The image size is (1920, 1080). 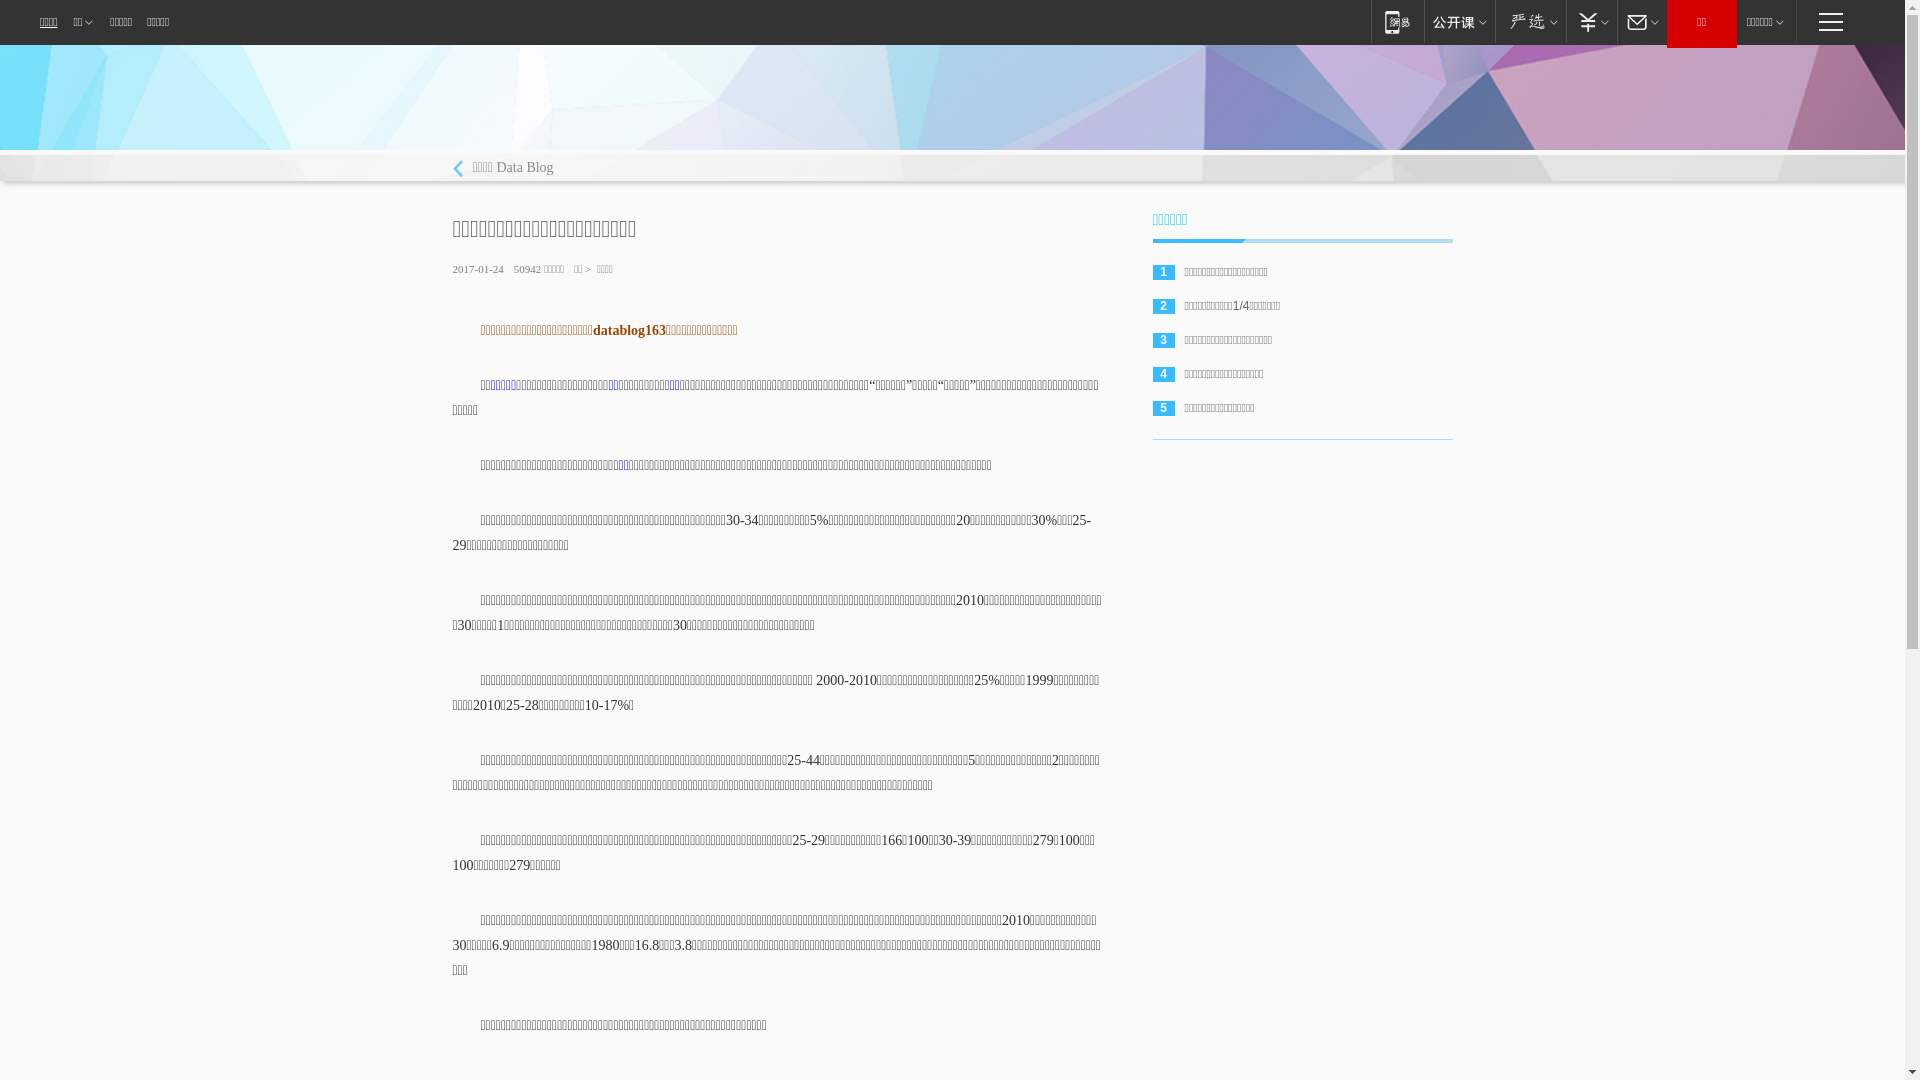 I want to click on '50942', so click(x=528, y=268).